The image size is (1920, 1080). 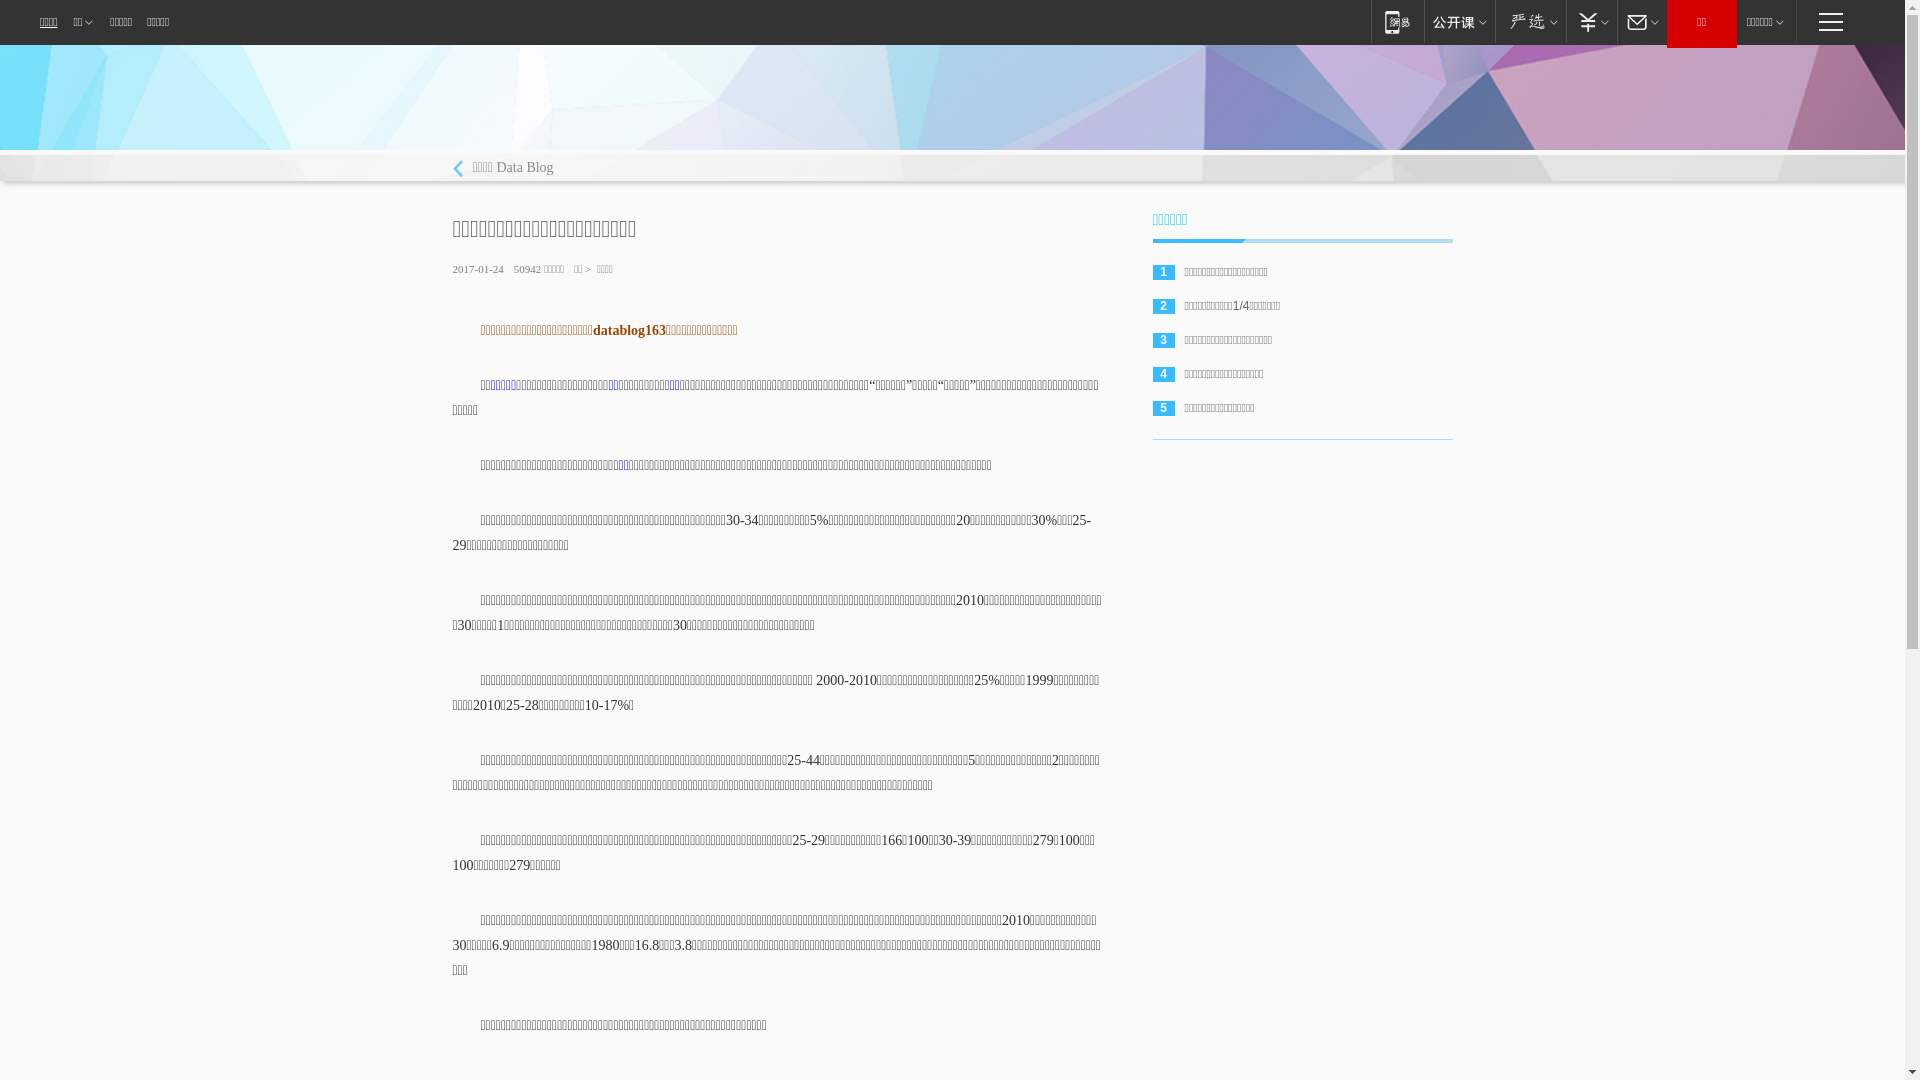 I want to click on '50942', so click(x=528, y=268).